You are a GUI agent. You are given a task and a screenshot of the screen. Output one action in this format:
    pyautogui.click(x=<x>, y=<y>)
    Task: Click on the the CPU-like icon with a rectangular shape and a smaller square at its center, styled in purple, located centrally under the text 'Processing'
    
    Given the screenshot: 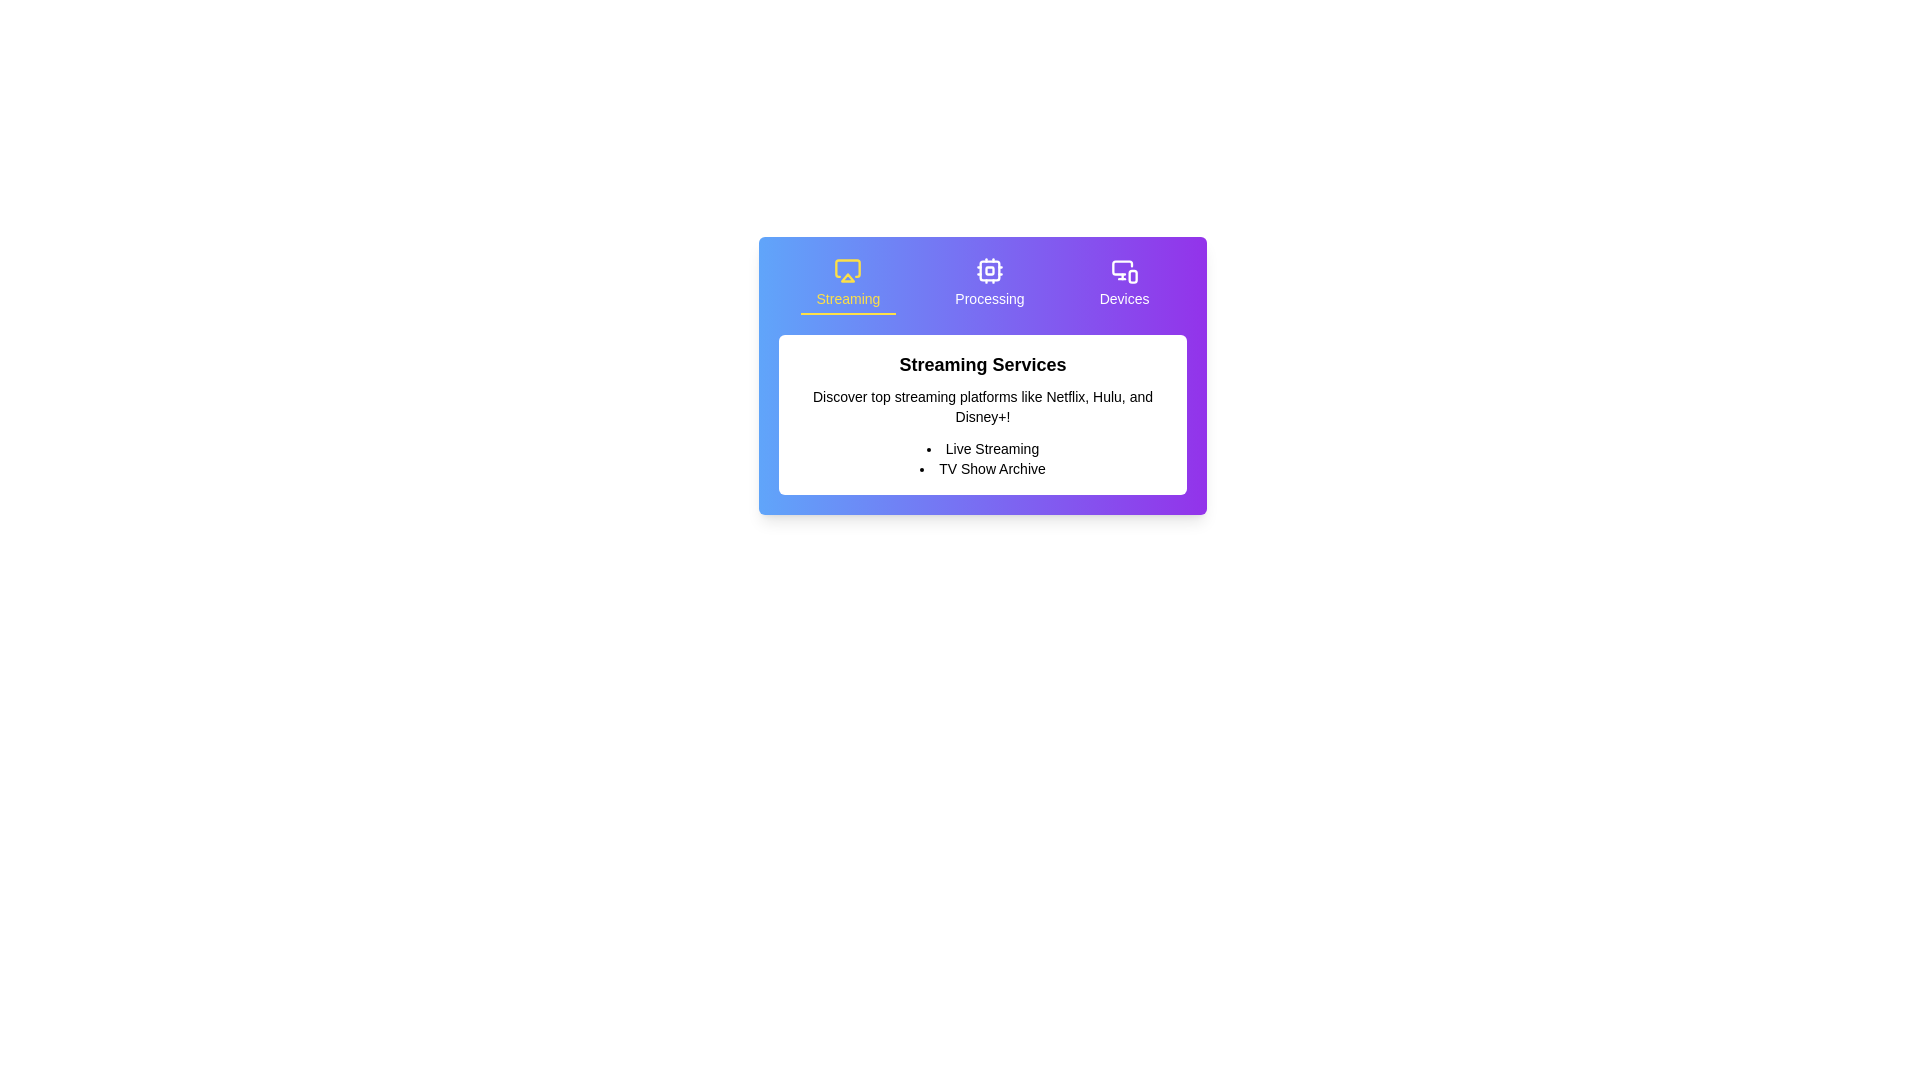 What is the action you would take?
    pyautogui.click(x=989, y=270)
    